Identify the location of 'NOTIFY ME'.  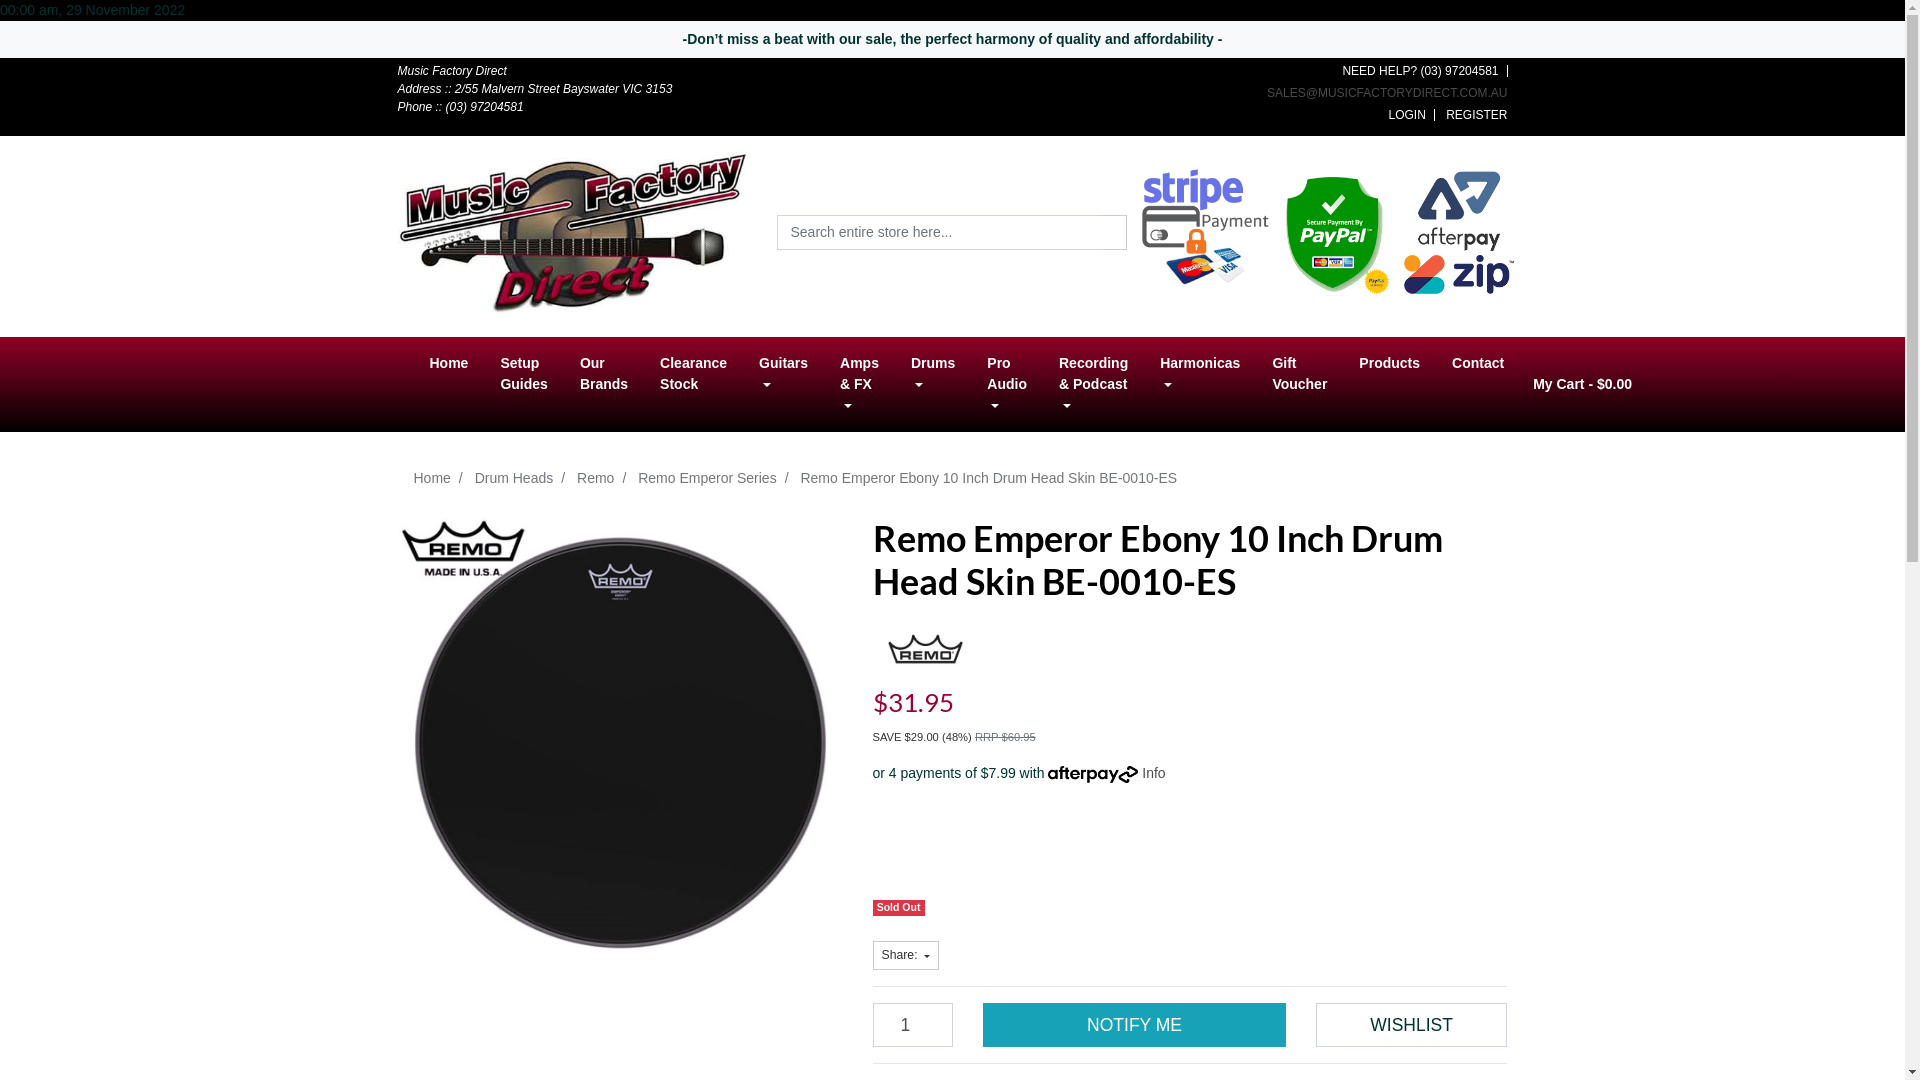
(1133, 1025).